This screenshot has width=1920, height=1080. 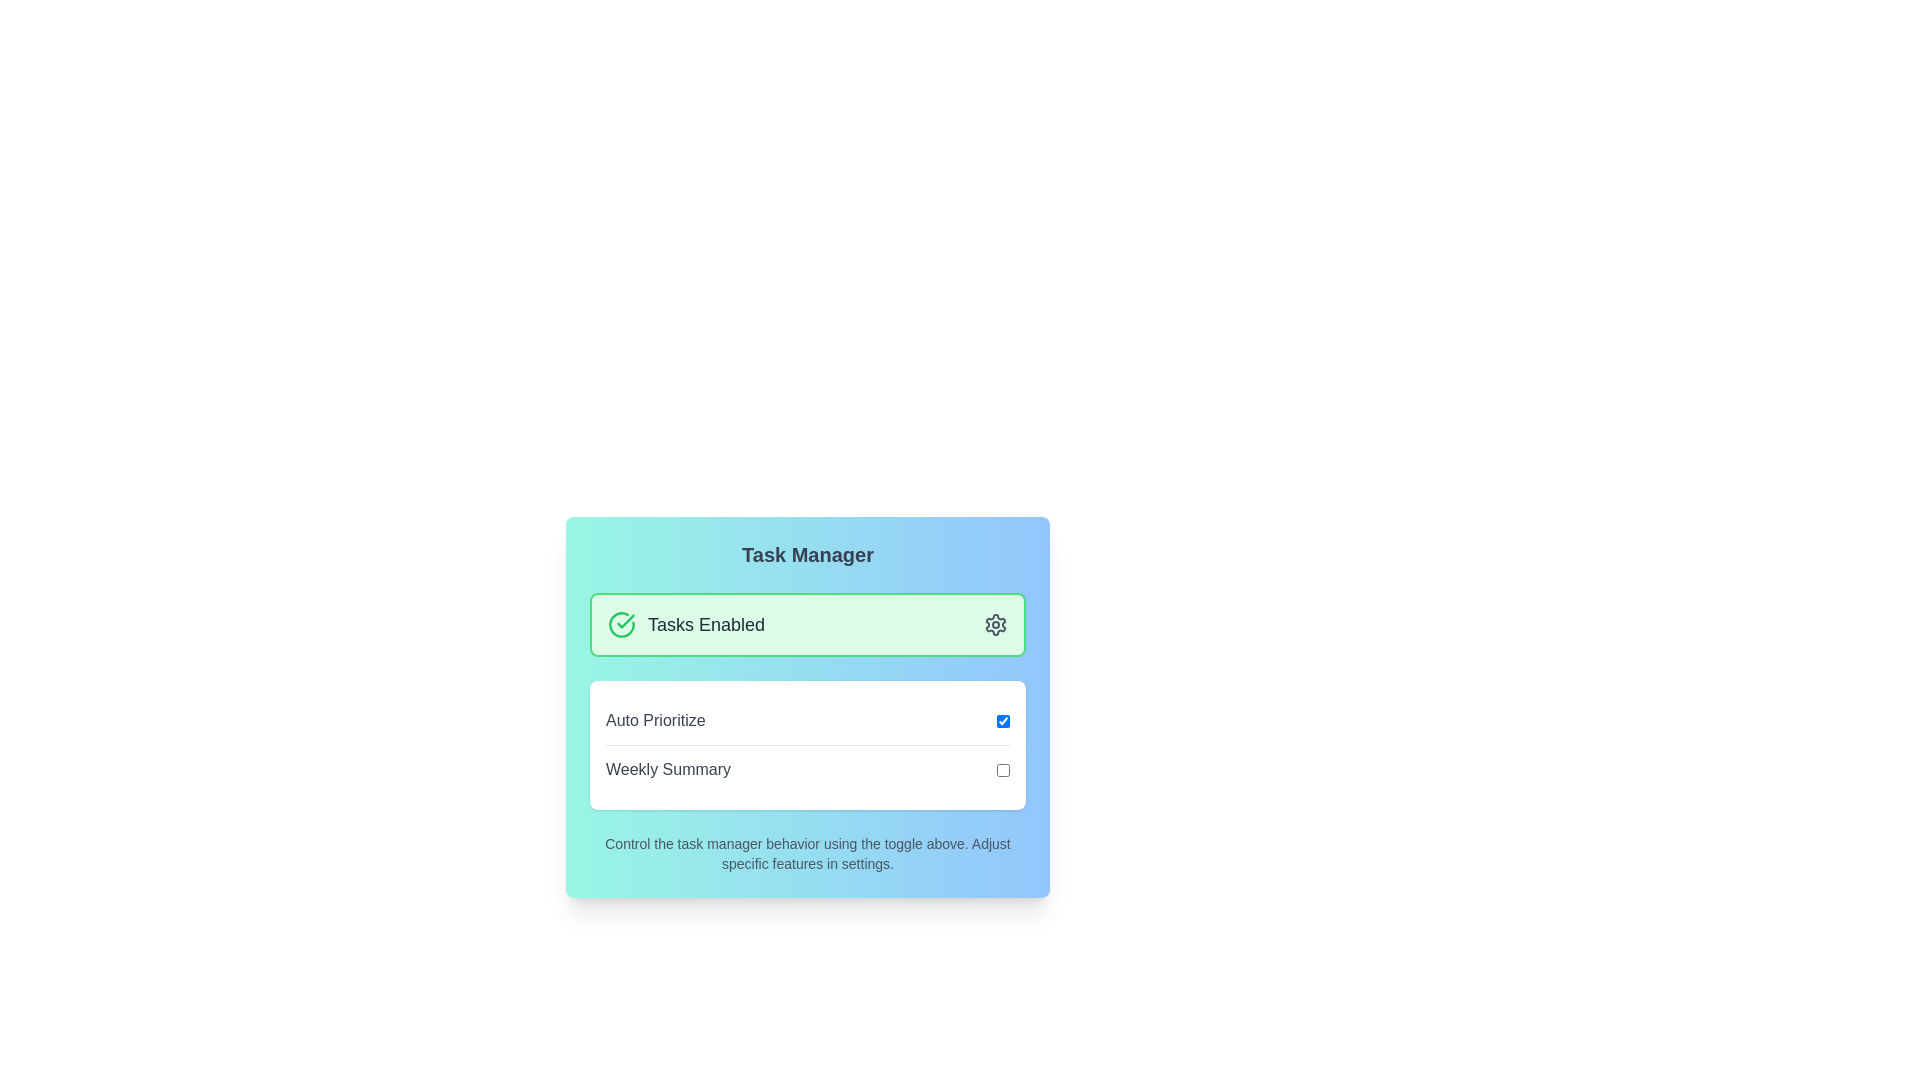 I want to click on the settings gear icon located in the green panel at the top of the 'Task Manager' interface, so click(x=996, y=623).